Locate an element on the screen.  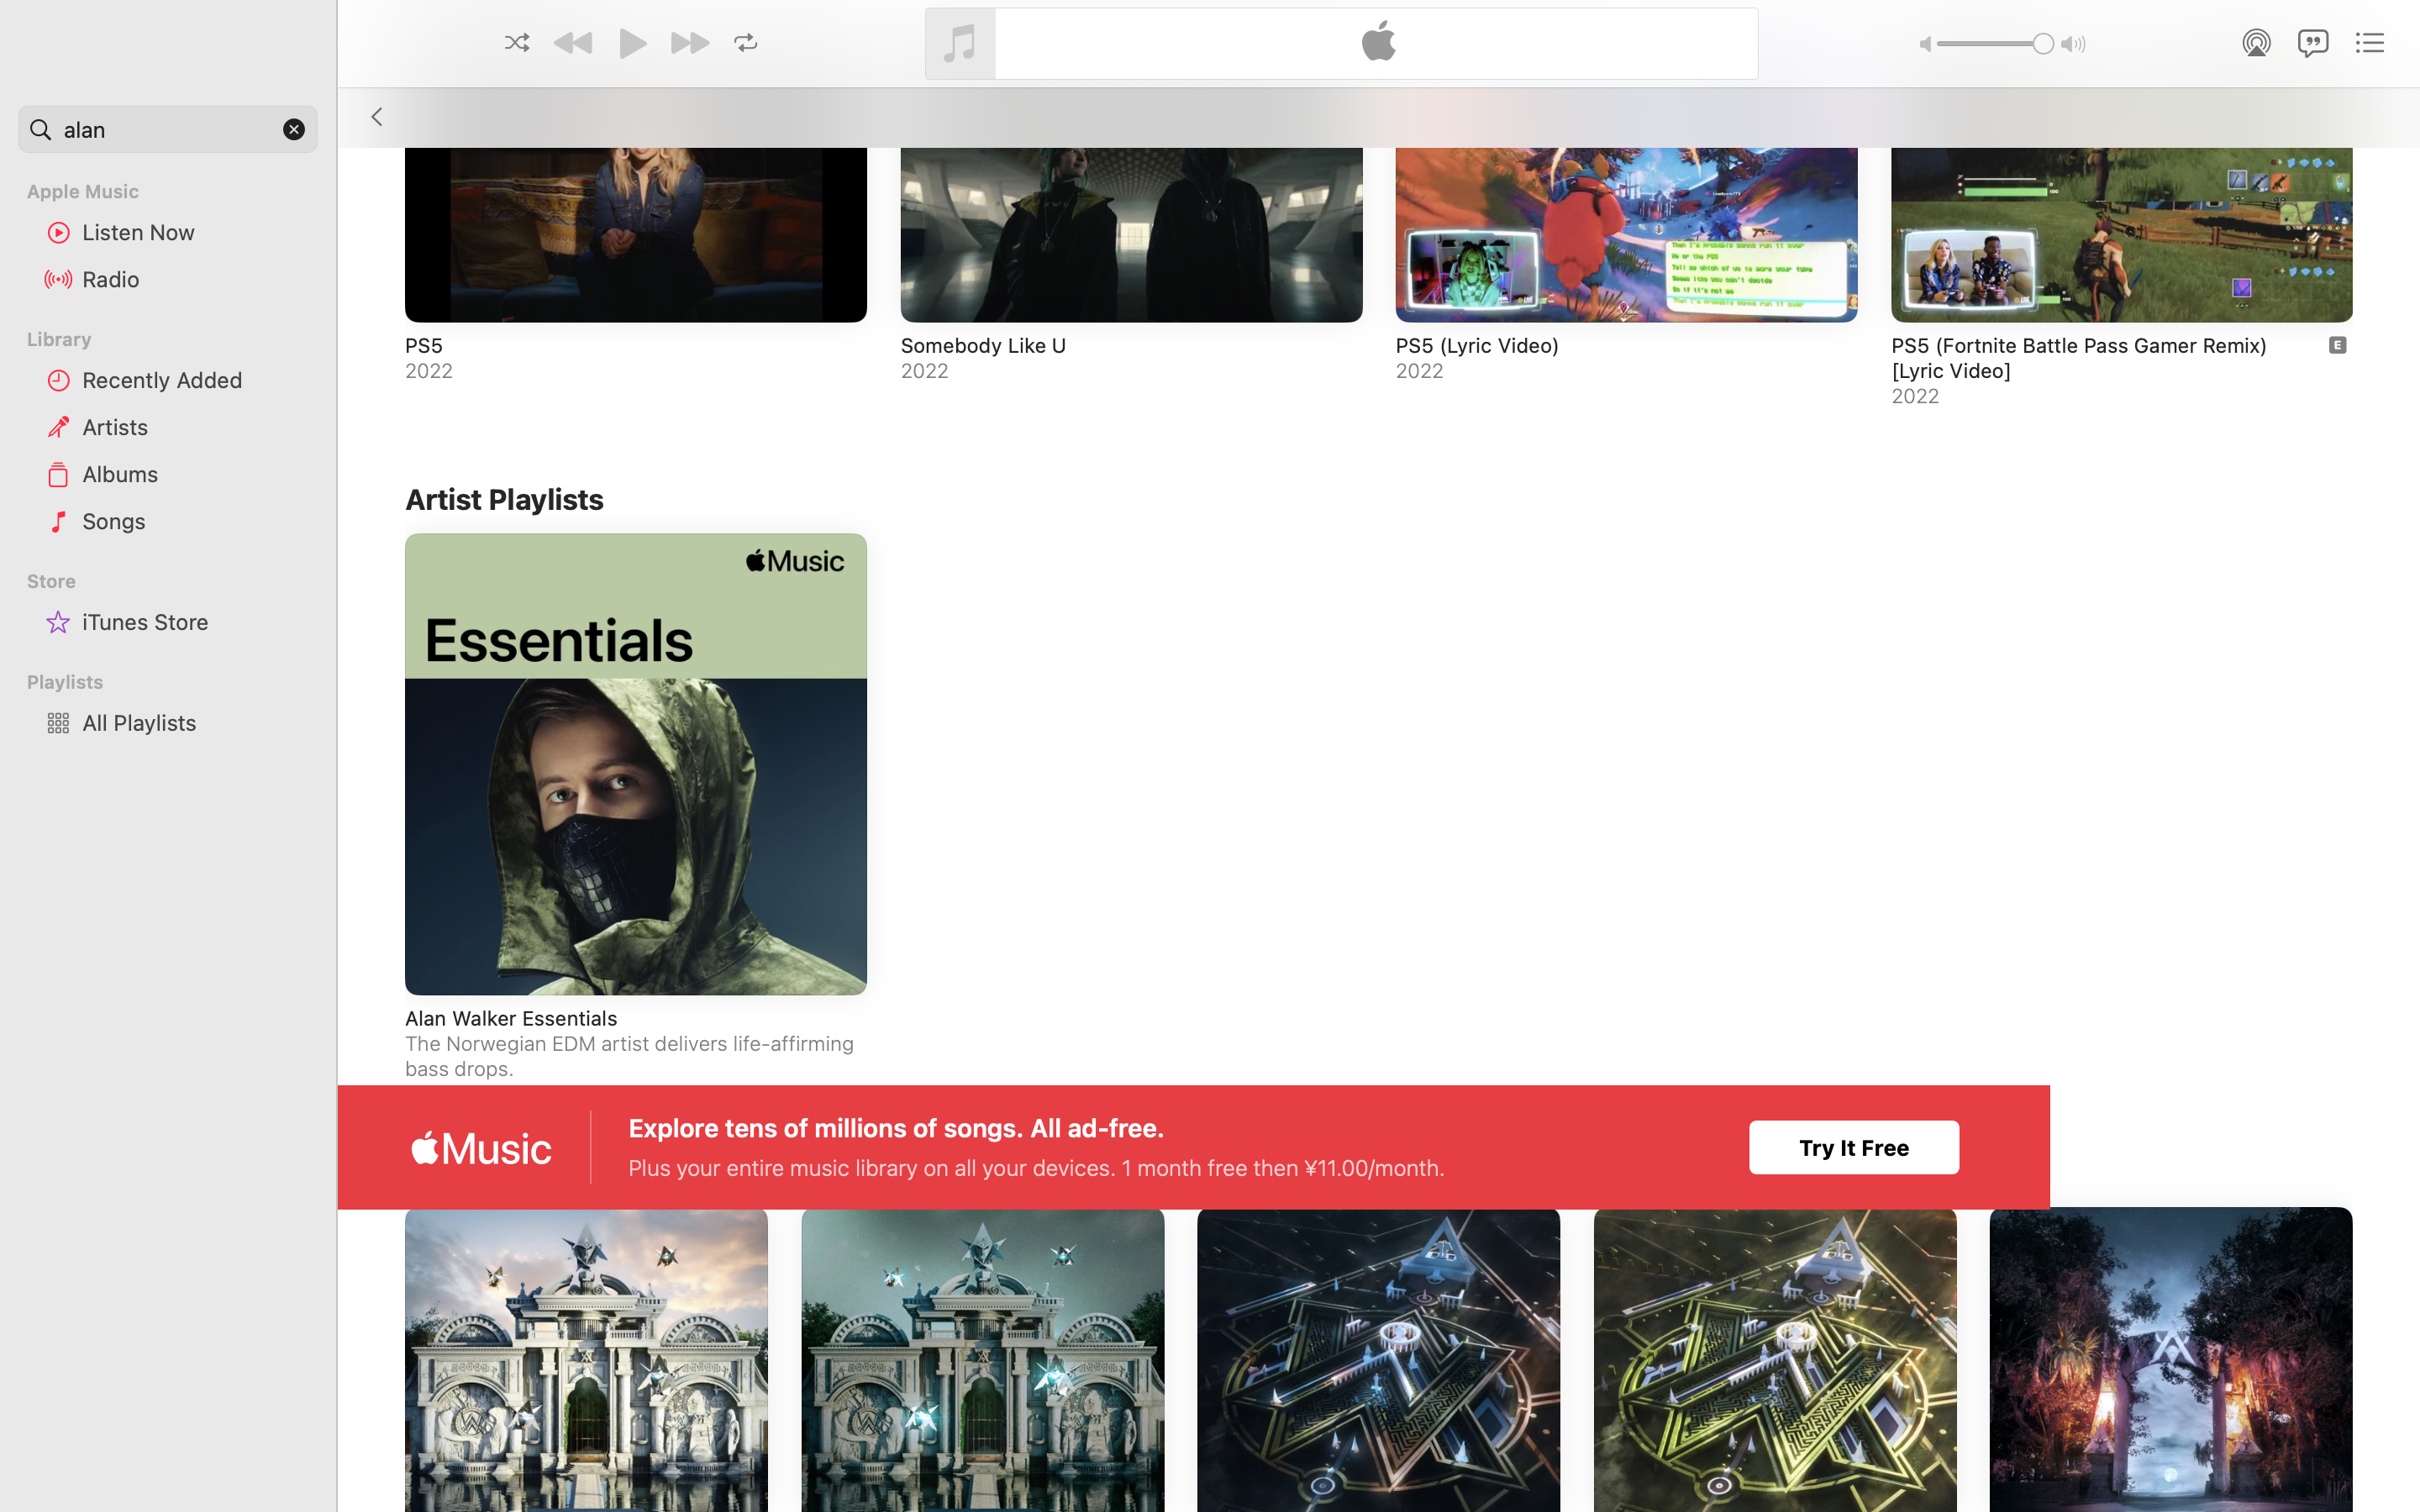
'Explore tens of millions of songs. All ad-free.' is located at coordinates (897, 1126).